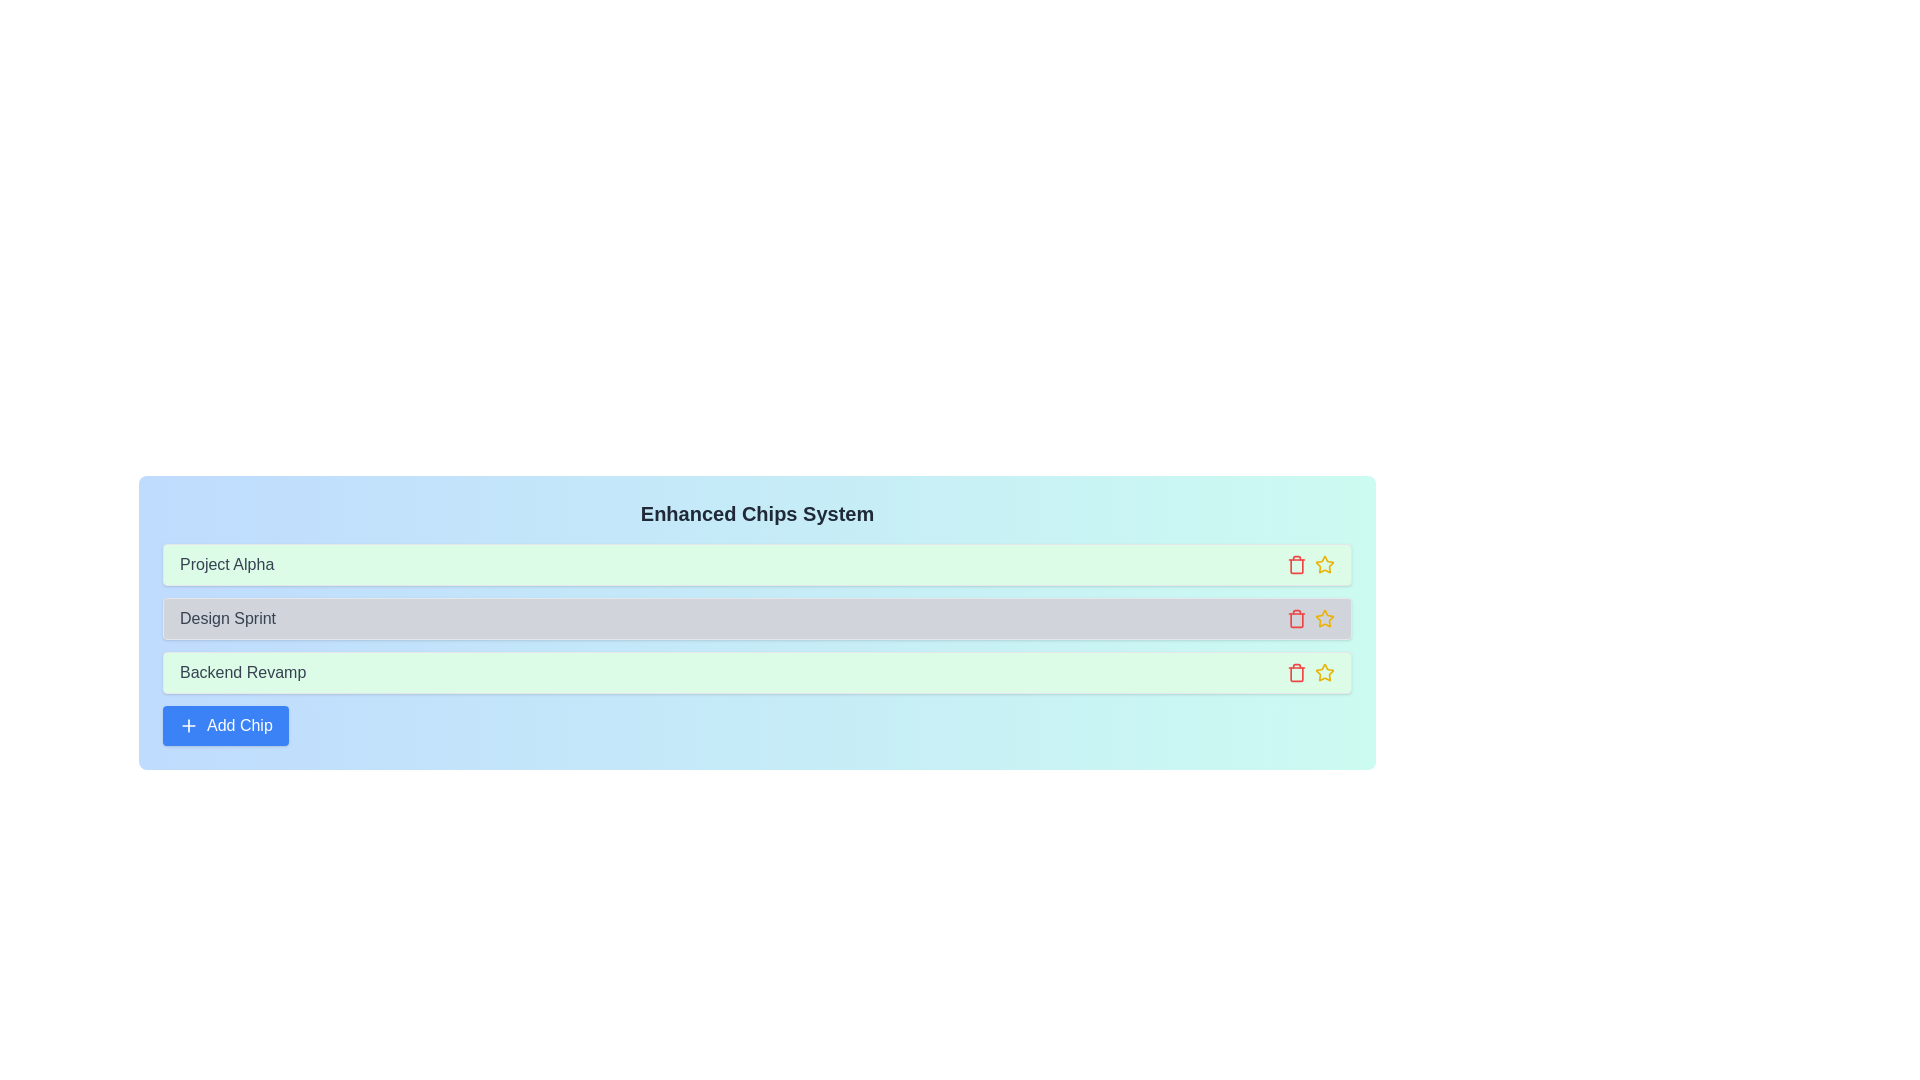 This screenshot has width=1920, height=1080. What do you see at coordinates (1324, 617) in the screenshot?
I see `star button of the chip labeled Design Sprint` at bounding box center [1324, 617].